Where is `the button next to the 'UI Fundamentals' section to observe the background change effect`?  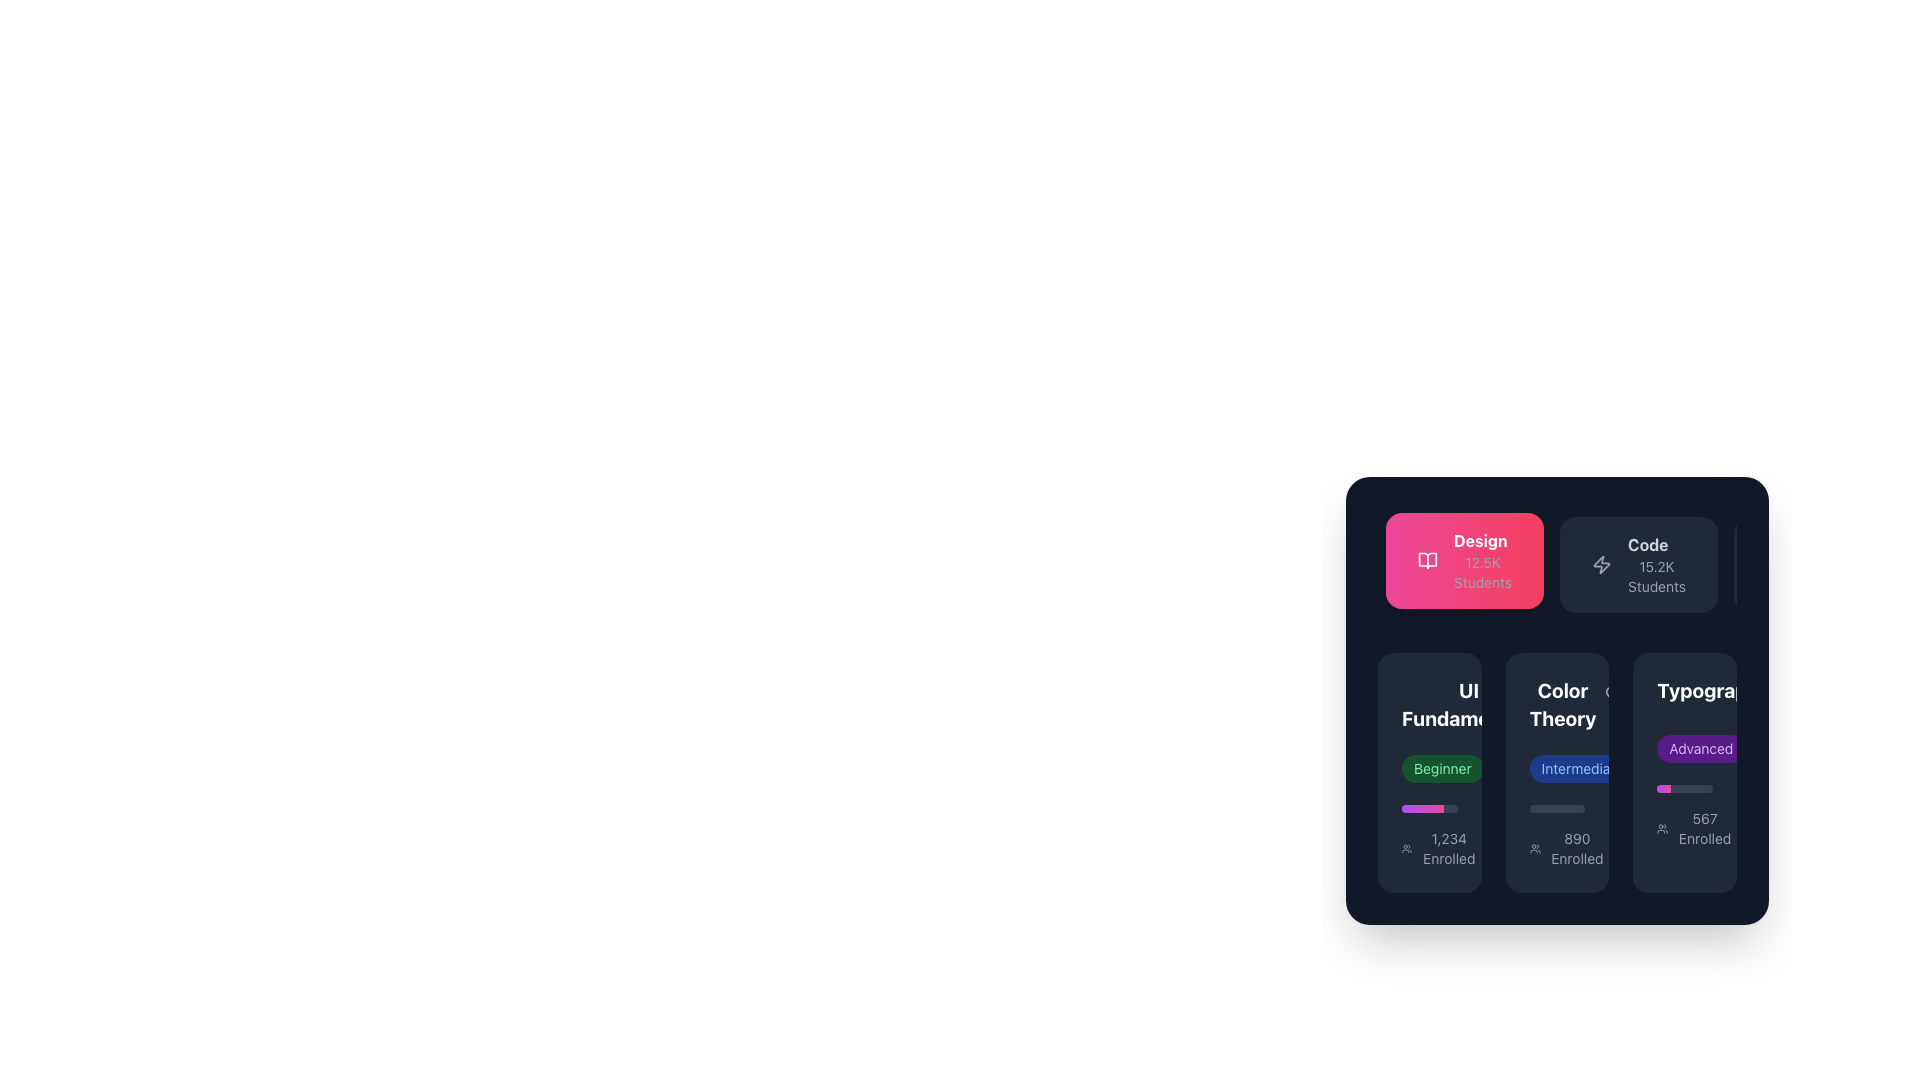
the button next to the 'UI Fundamentals' section to observe the background change effect is located at coordinates (1553, 693).